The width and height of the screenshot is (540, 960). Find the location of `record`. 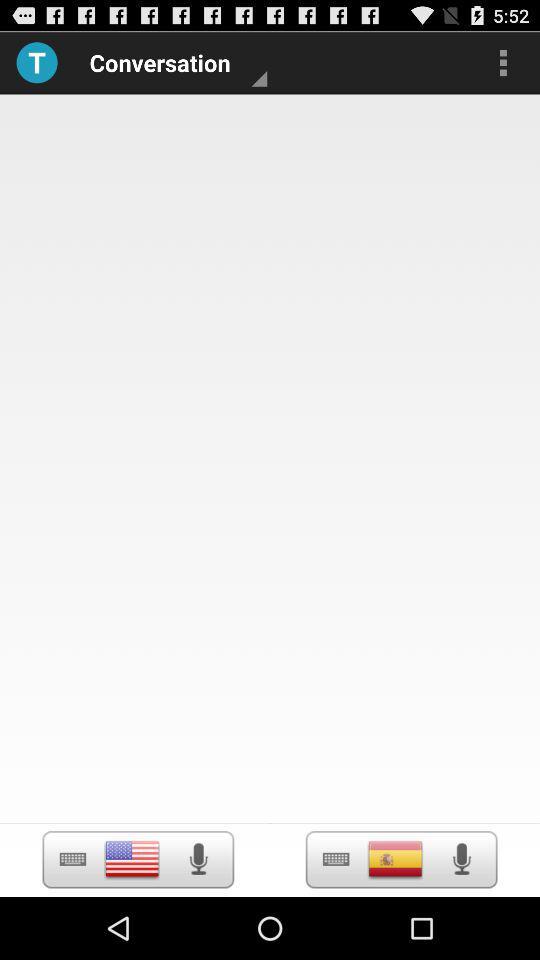

record is located at coordinates (198, 858).